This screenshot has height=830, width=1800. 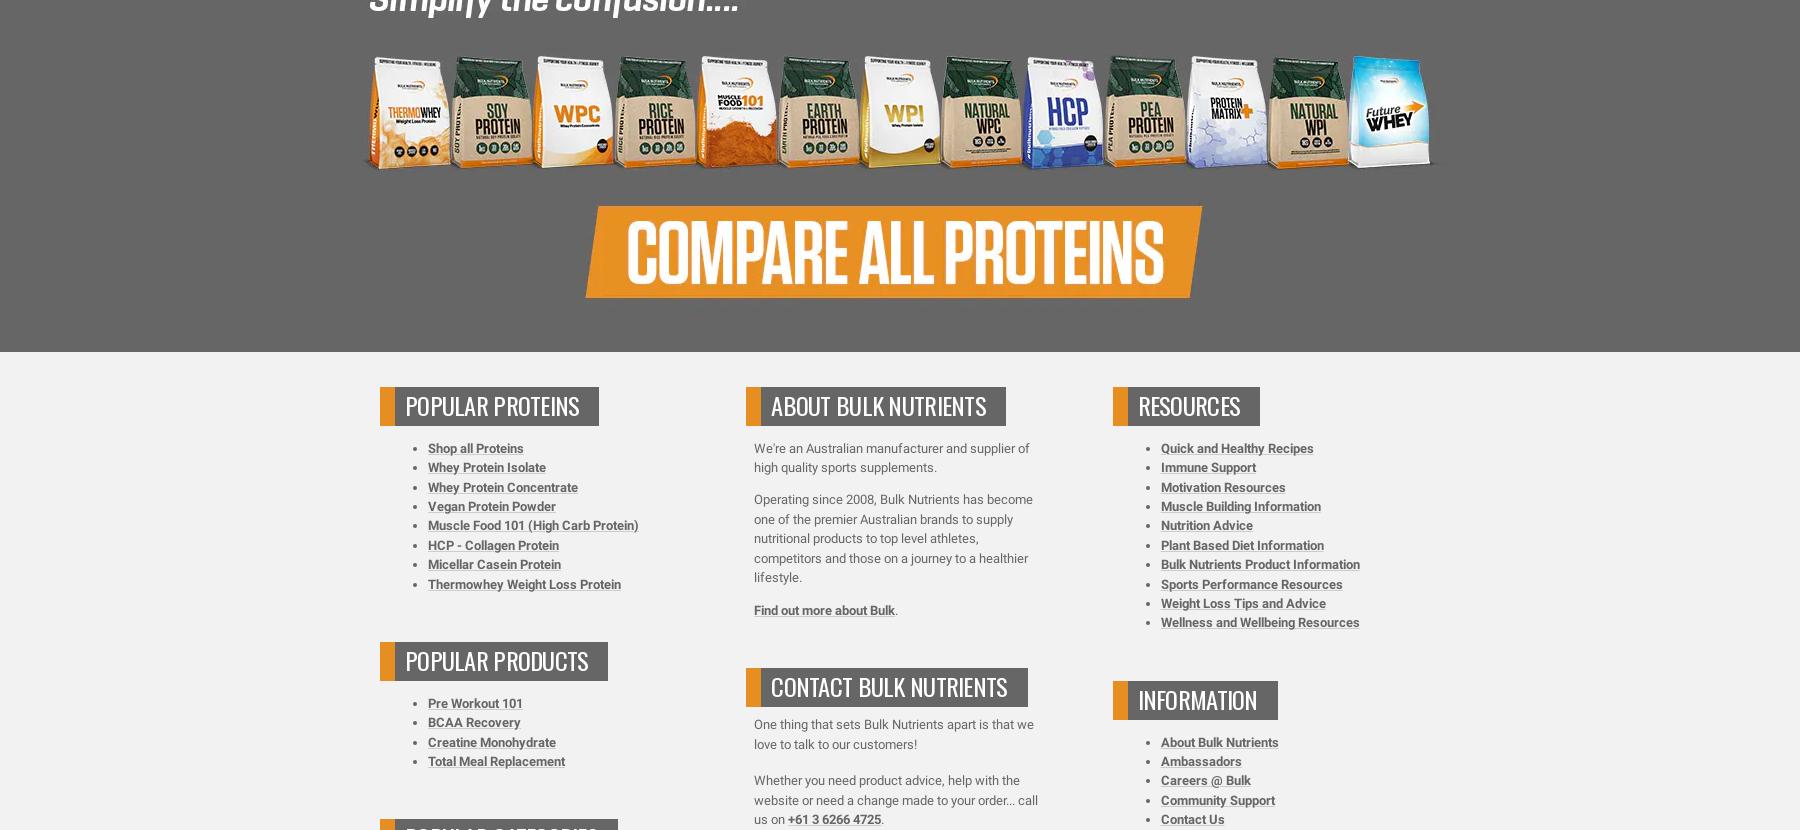 What do you see at coordinates (747, 145) in the screenshot?
I see `'Bulk Nutrients is proudly'` at bounding box center [747, 145].